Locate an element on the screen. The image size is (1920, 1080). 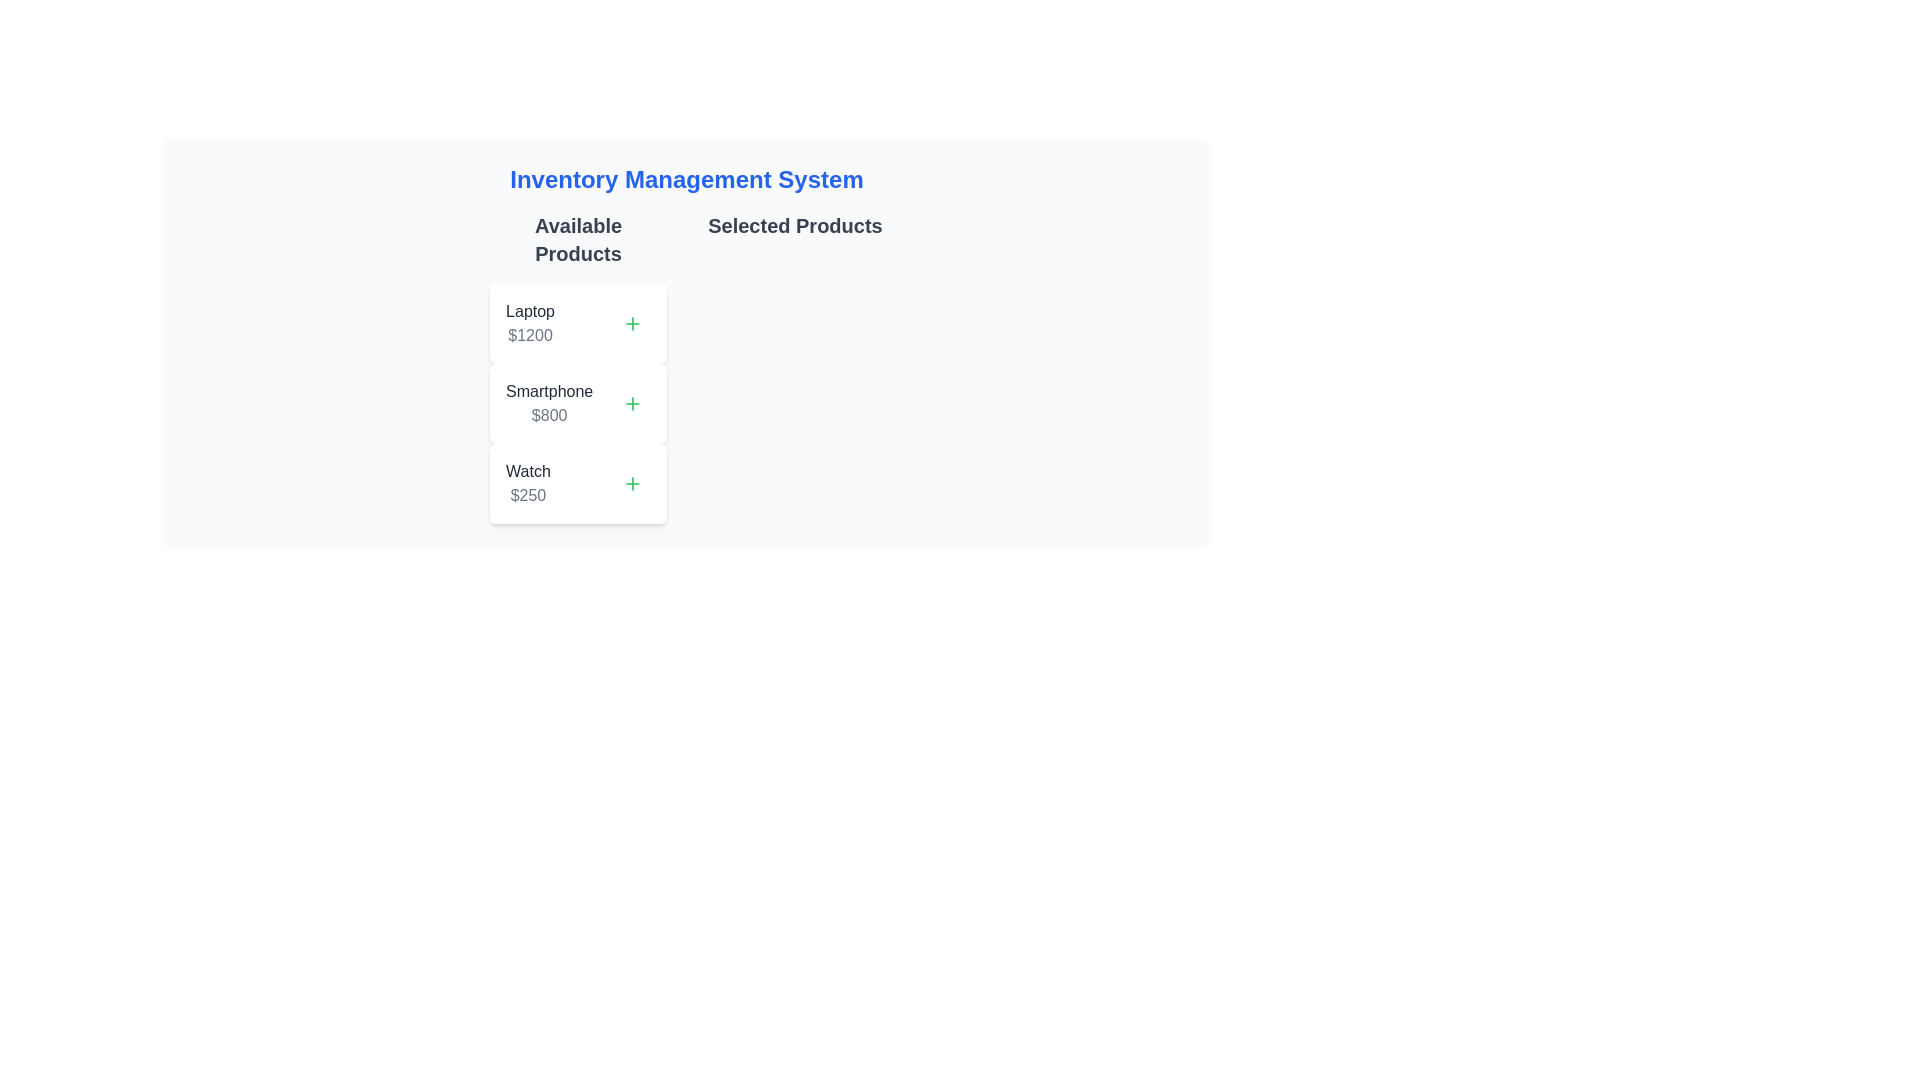
text content of the label displaying 'Laptop' located at the top-left corner of the first item card in the 'Available Products' section is located at coordinates (530, 312).